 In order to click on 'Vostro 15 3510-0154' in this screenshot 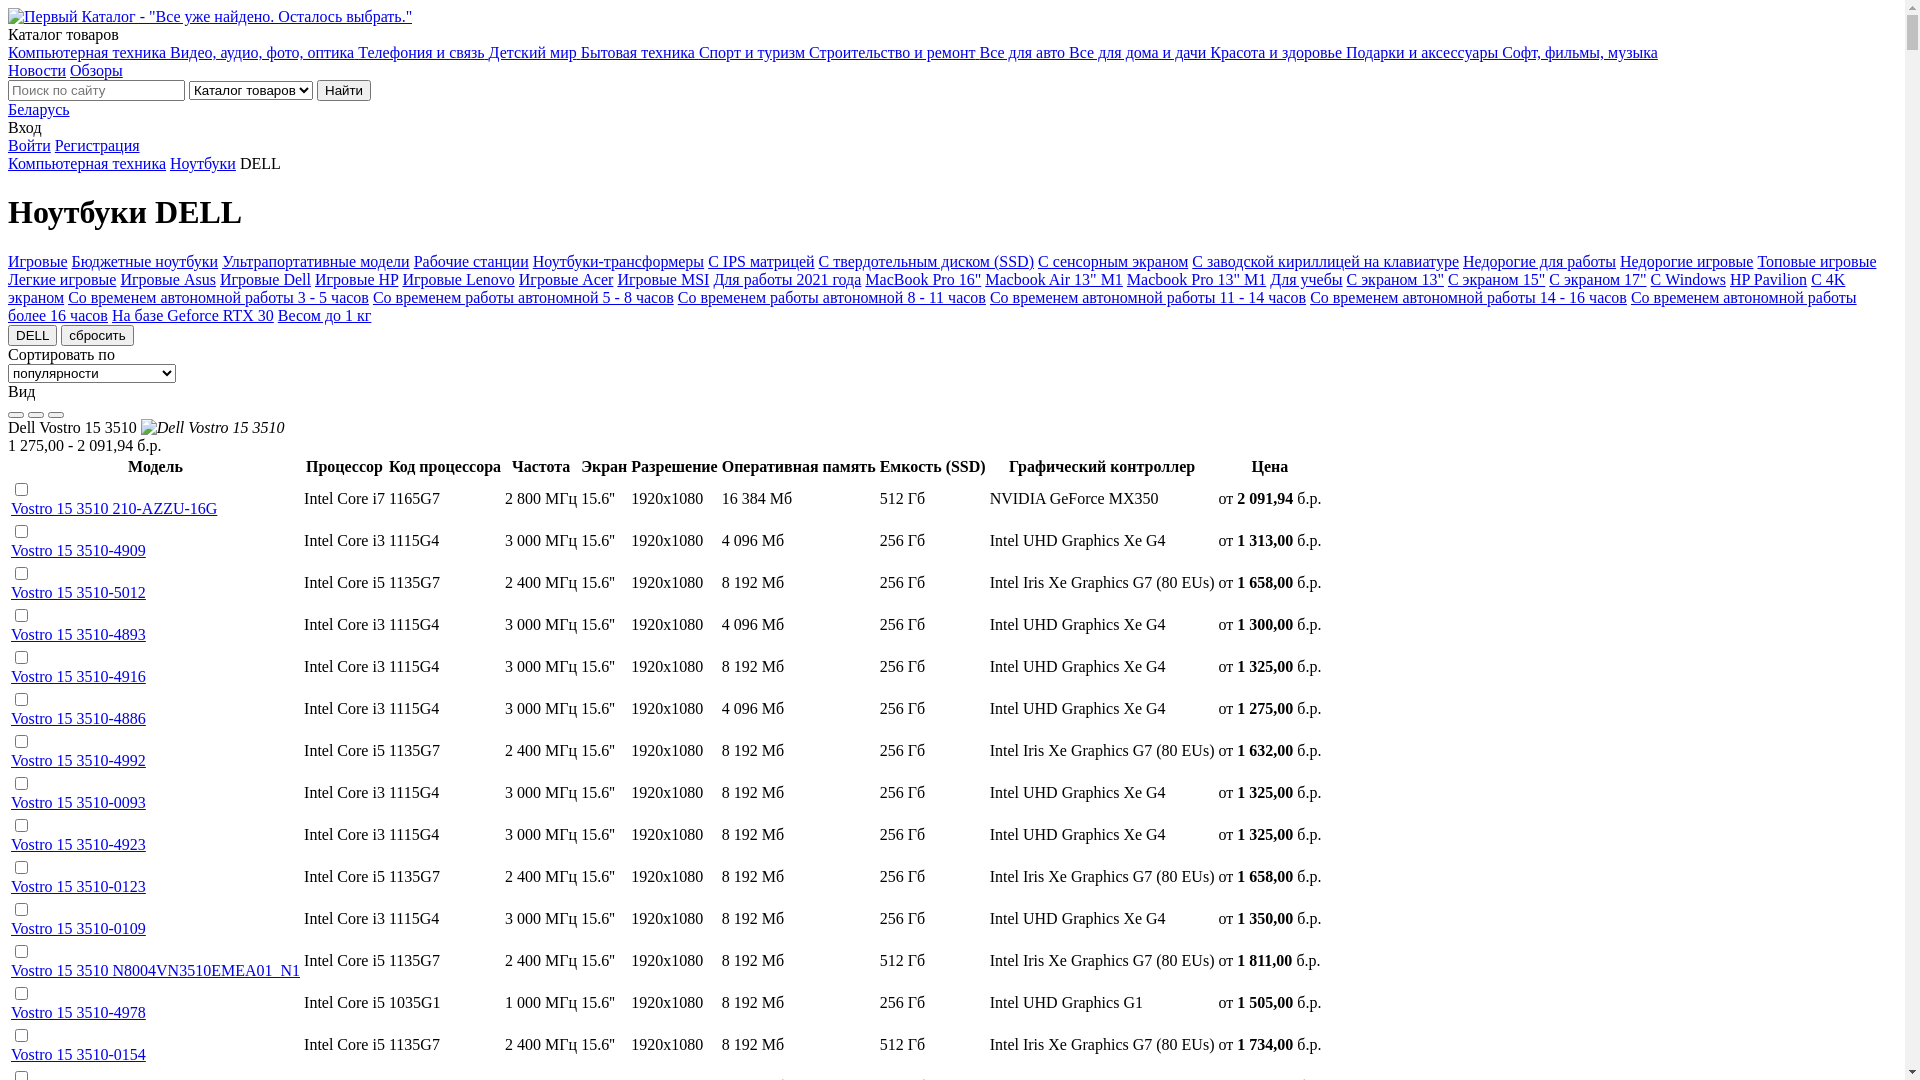, I will do `click(78, 1053)`.